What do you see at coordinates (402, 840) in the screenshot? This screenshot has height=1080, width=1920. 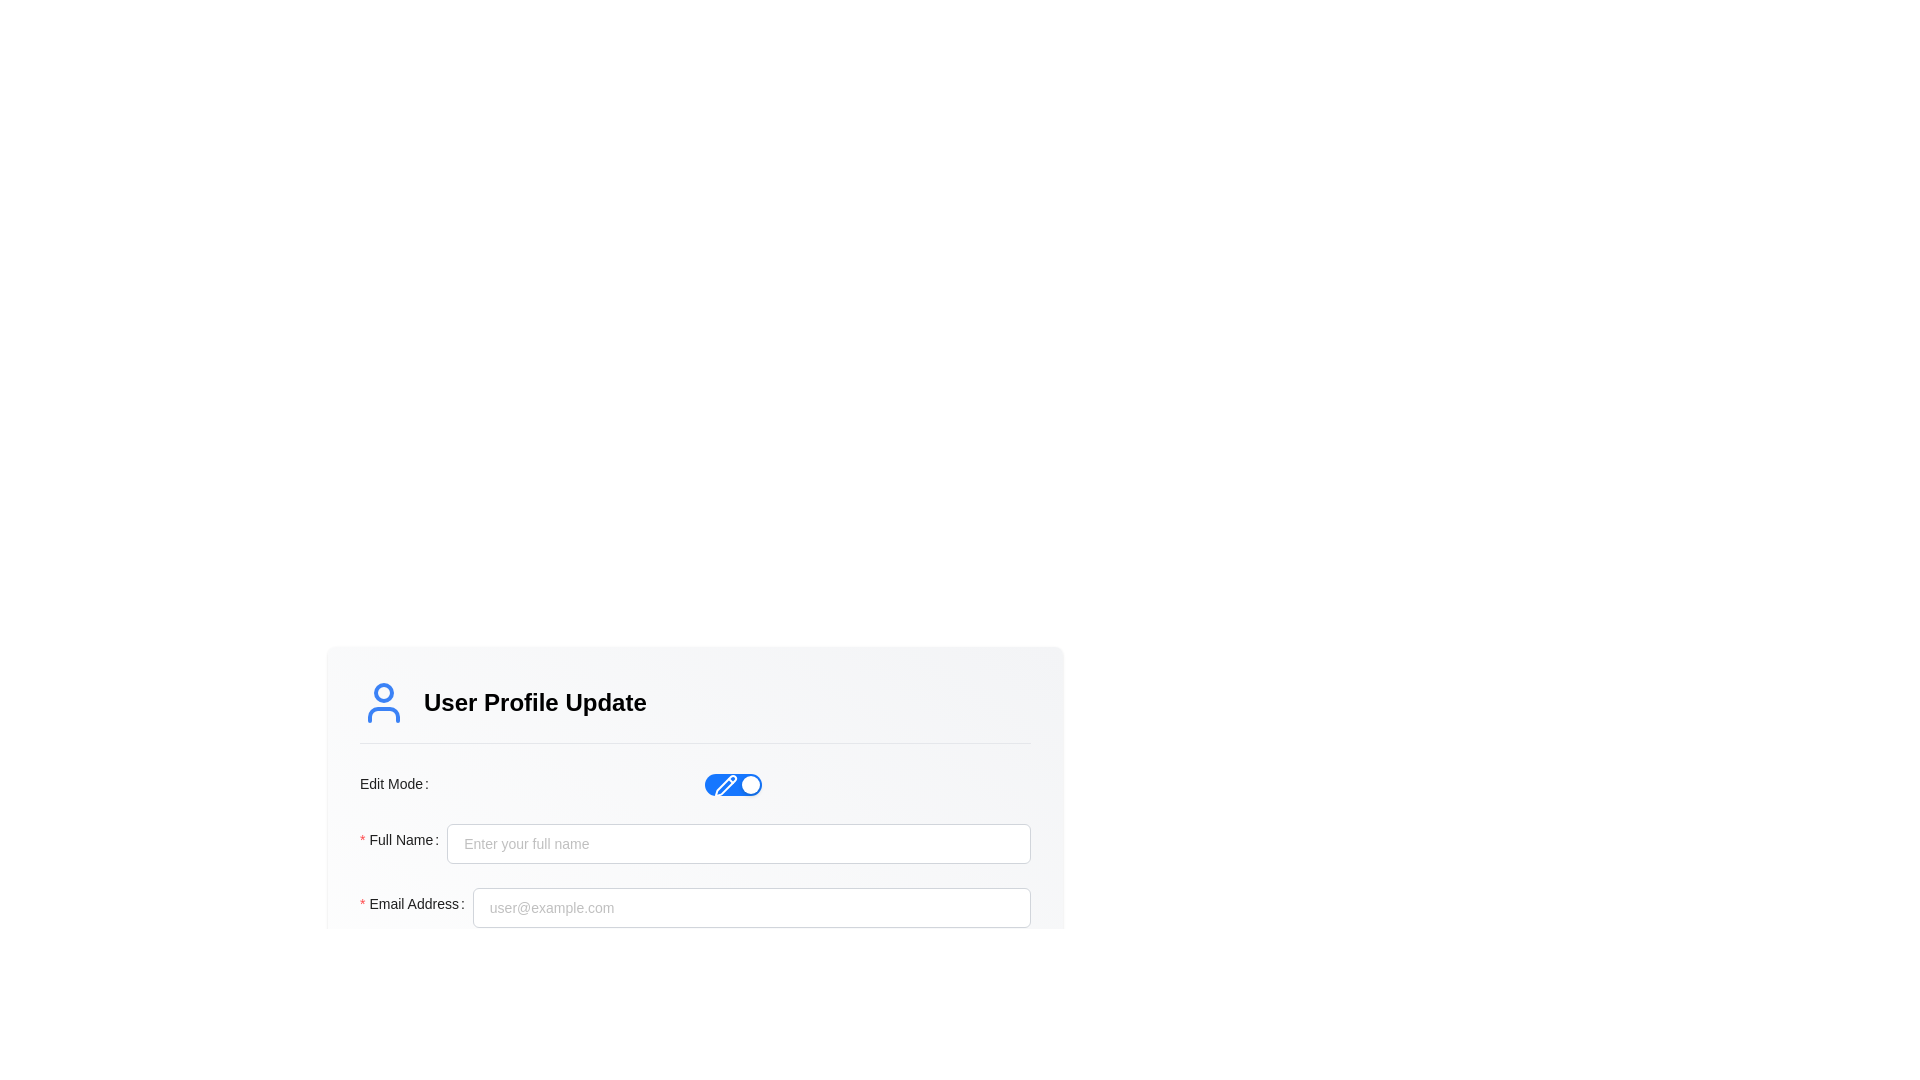 I see `the 'Full Name' label, which displays the text 'Full Name' with a preceding asterisk, indicating it is a required field` at bounding box center [402, 840].